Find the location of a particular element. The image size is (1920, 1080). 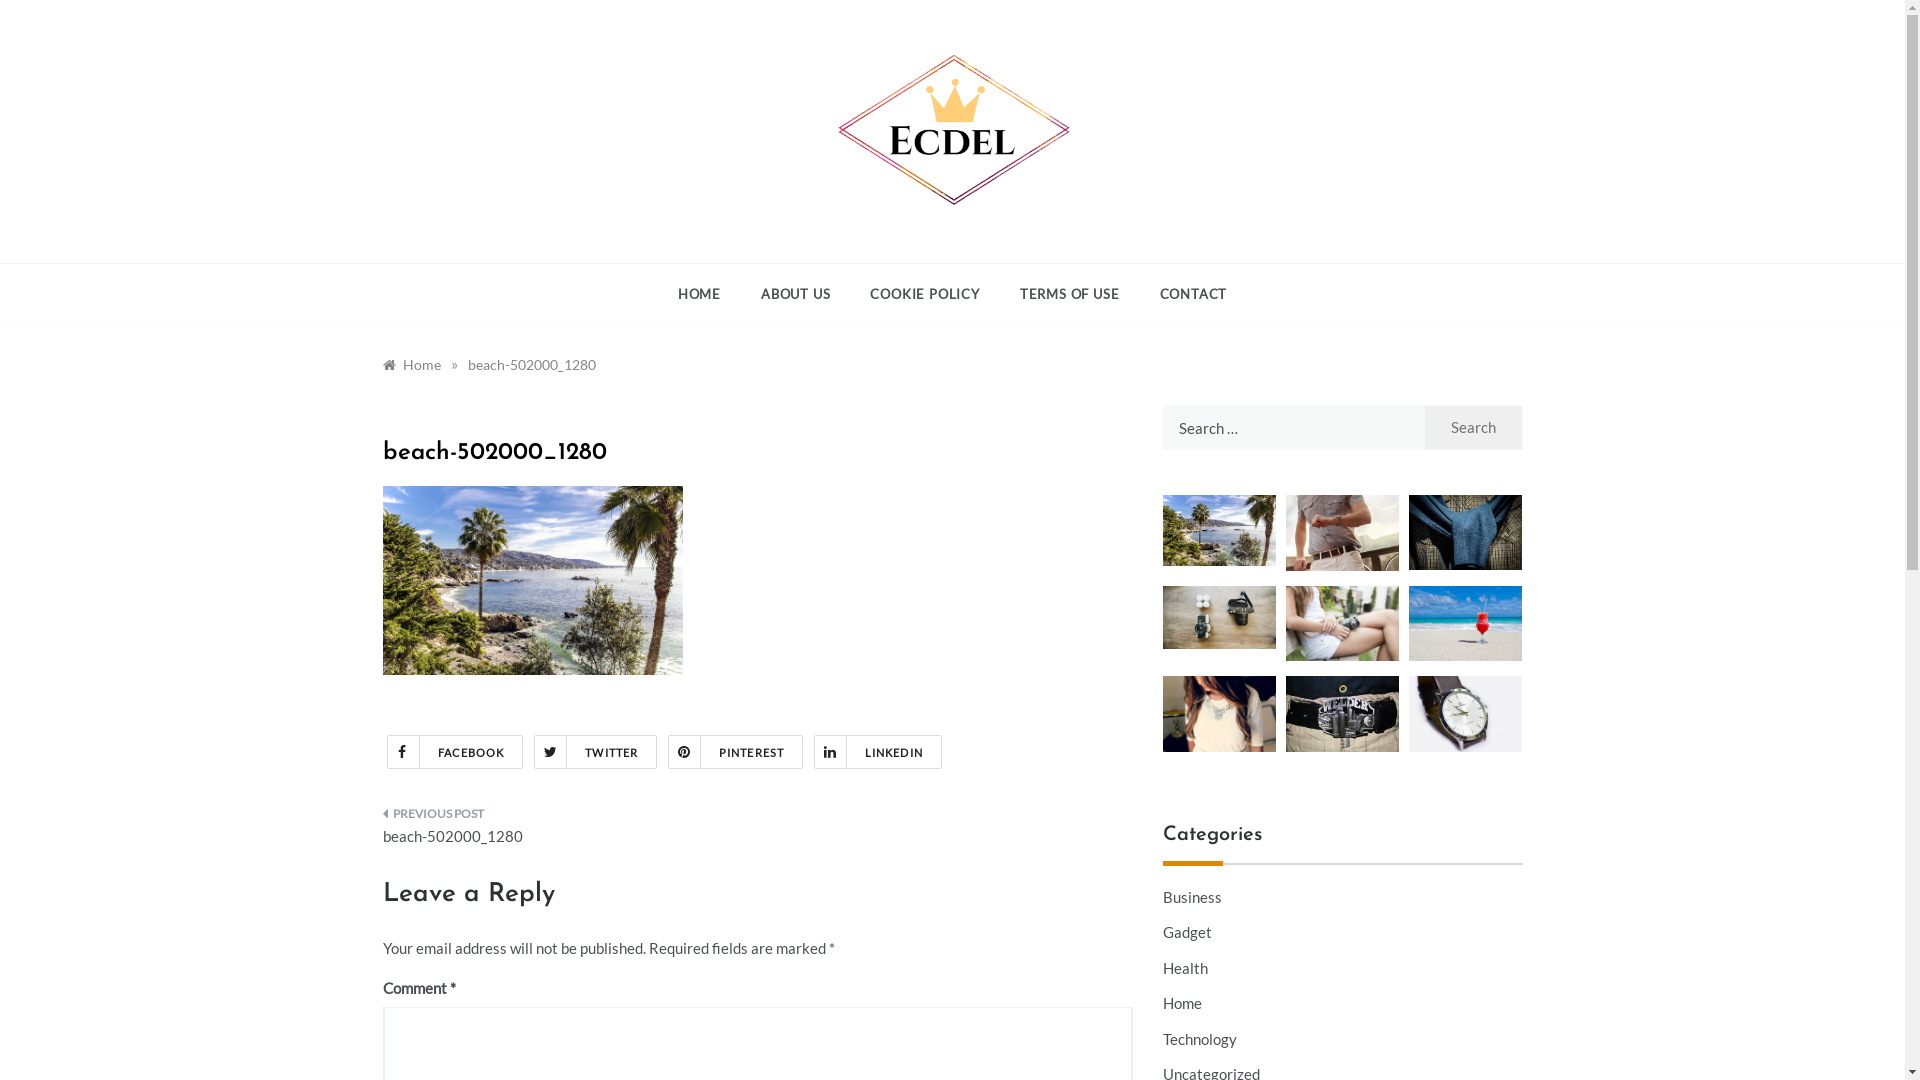

'Search' is located at coordinates (1423, 426).